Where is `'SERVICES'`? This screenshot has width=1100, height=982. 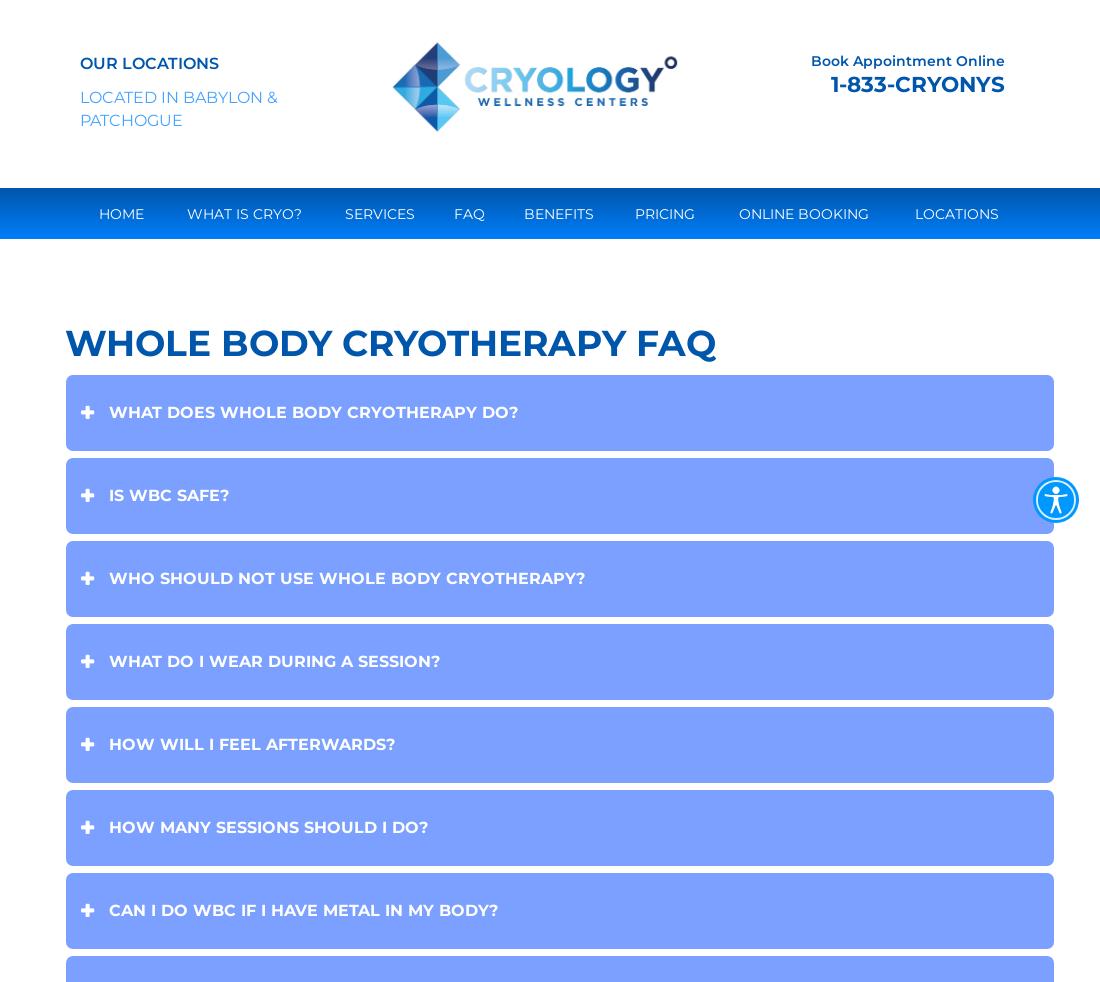 'SERVICES' is located at coordinates (343, 212).